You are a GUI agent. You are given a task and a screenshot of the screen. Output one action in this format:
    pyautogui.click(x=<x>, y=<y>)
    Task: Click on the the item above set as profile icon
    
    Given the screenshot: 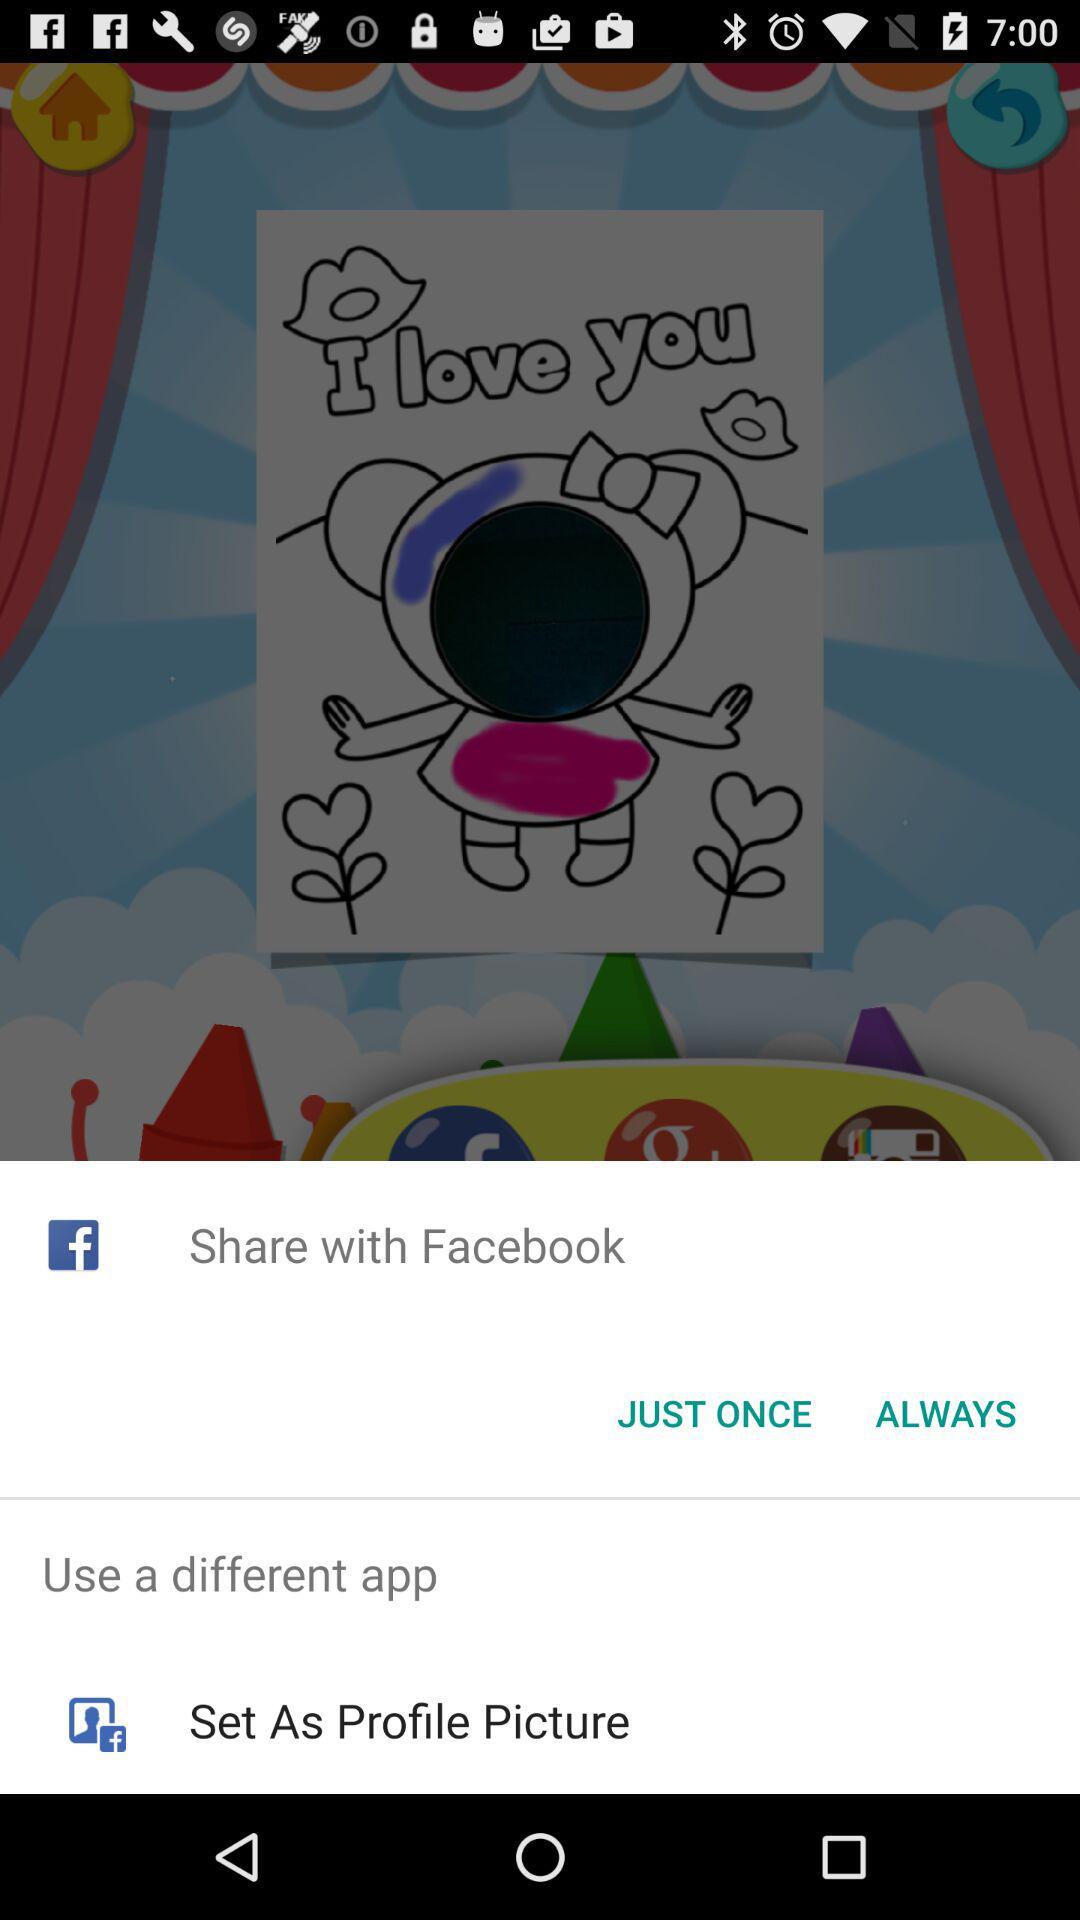 What is the action you would take?
    pyautogui.click(x=540, y=1572)
    